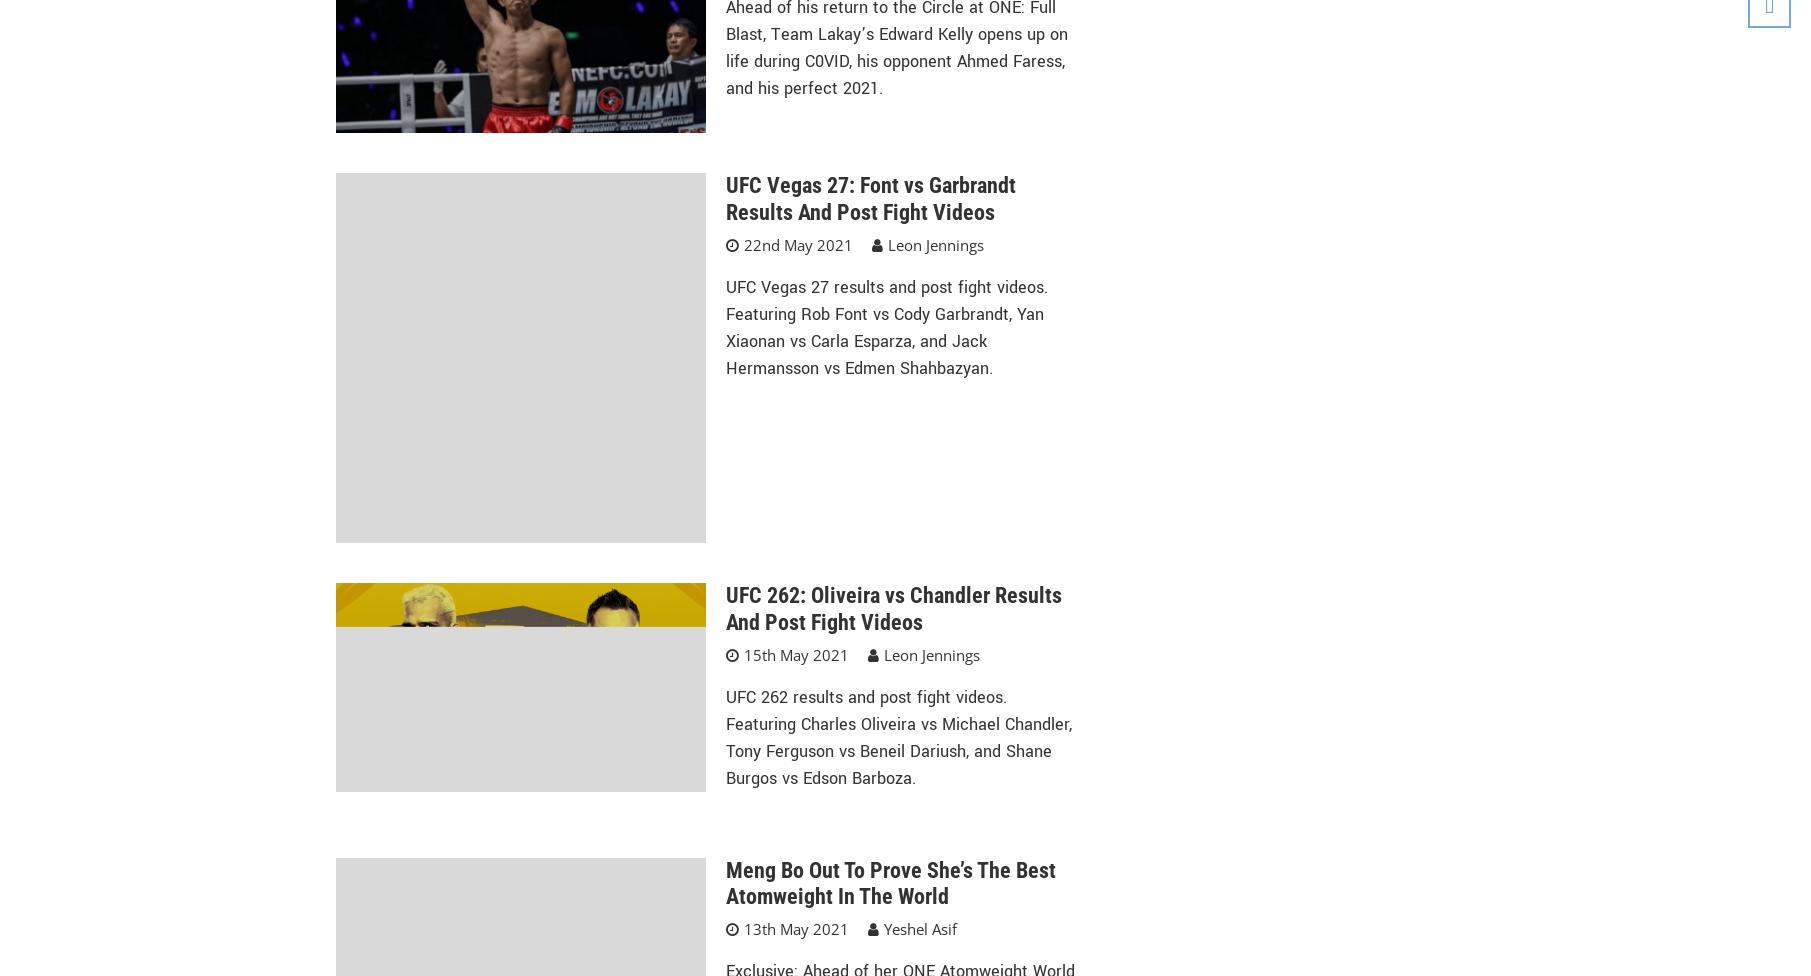 The height and width of the screenshot is (976, 1811). What do you see at coordinates (723, 608) in the screenshot?
I see `'UFC 262: Oliveira vs Chandler Results And Post Fight Videos'` at bounding box center [723, 608].